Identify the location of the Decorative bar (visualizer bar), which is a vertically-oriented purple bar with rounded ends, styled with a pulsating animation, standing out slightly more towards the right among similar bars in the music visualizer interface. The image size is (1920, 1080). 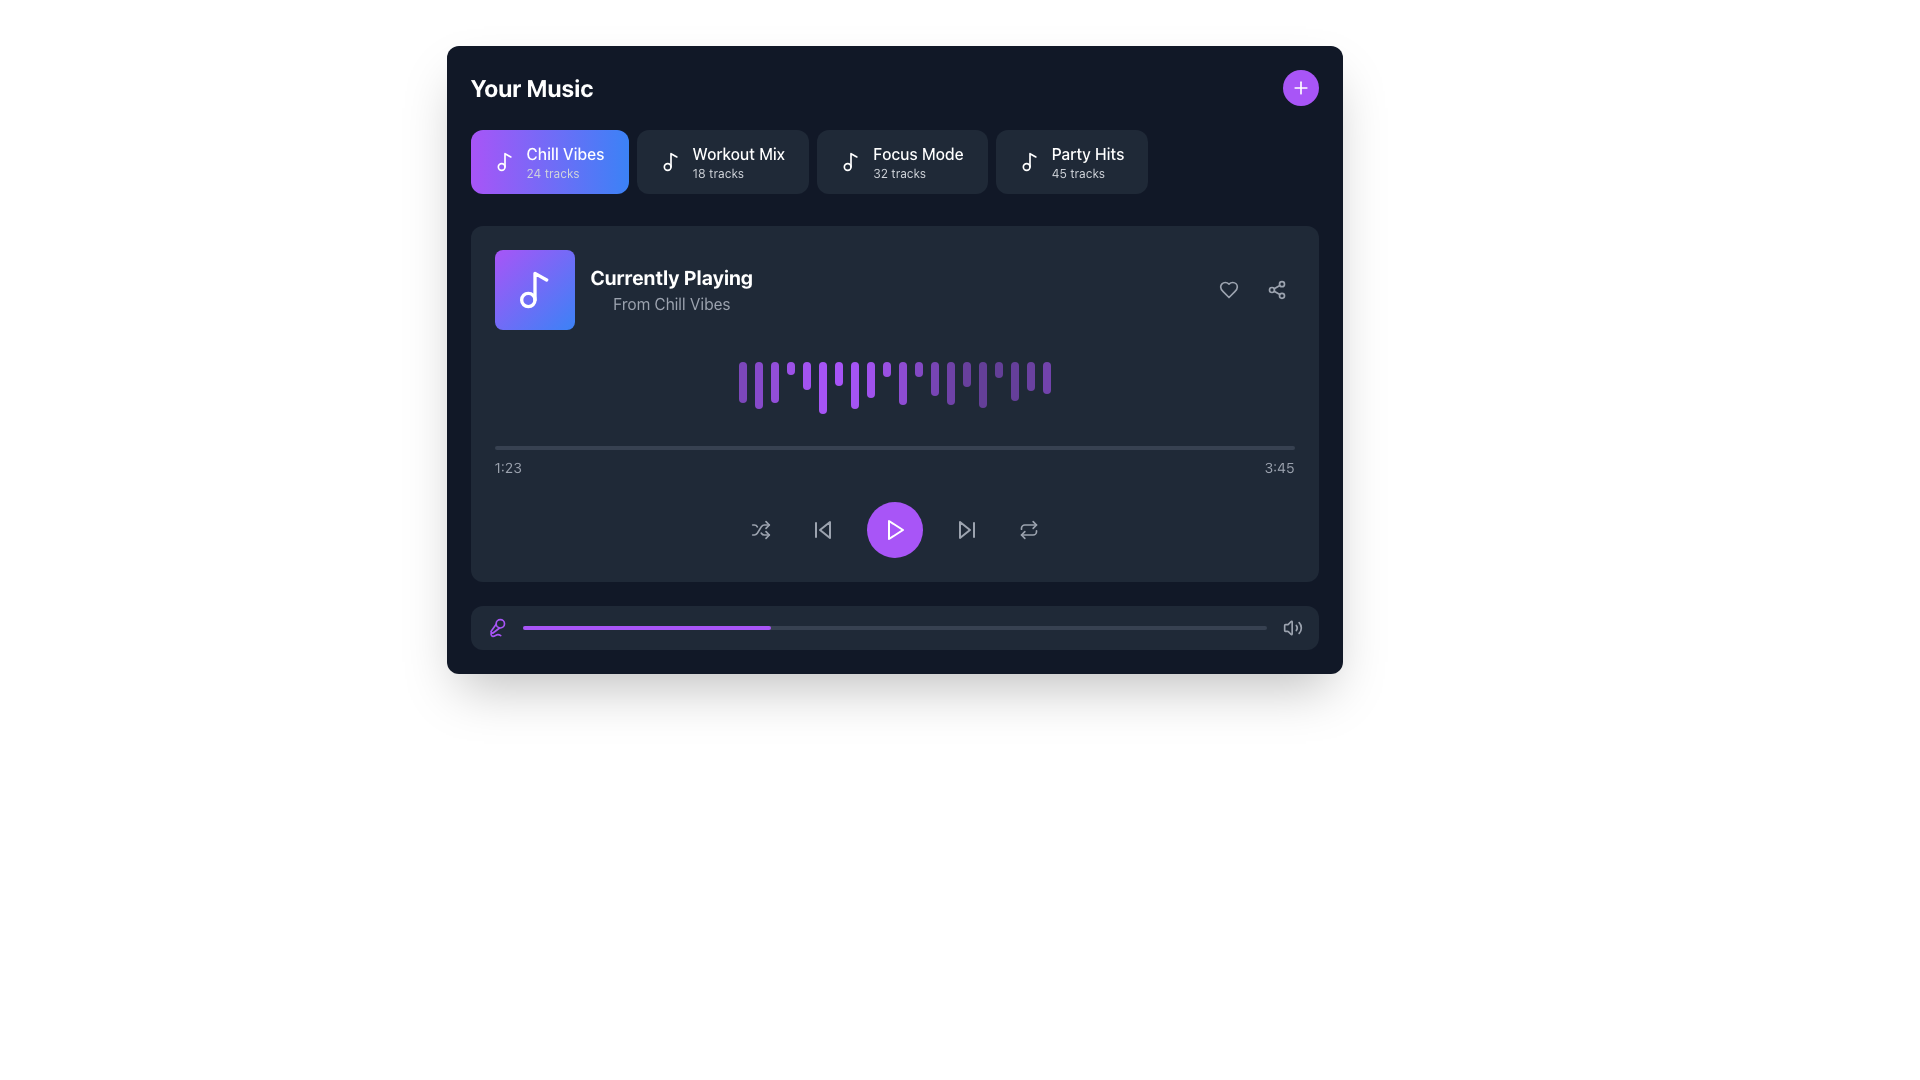
(901, 383).